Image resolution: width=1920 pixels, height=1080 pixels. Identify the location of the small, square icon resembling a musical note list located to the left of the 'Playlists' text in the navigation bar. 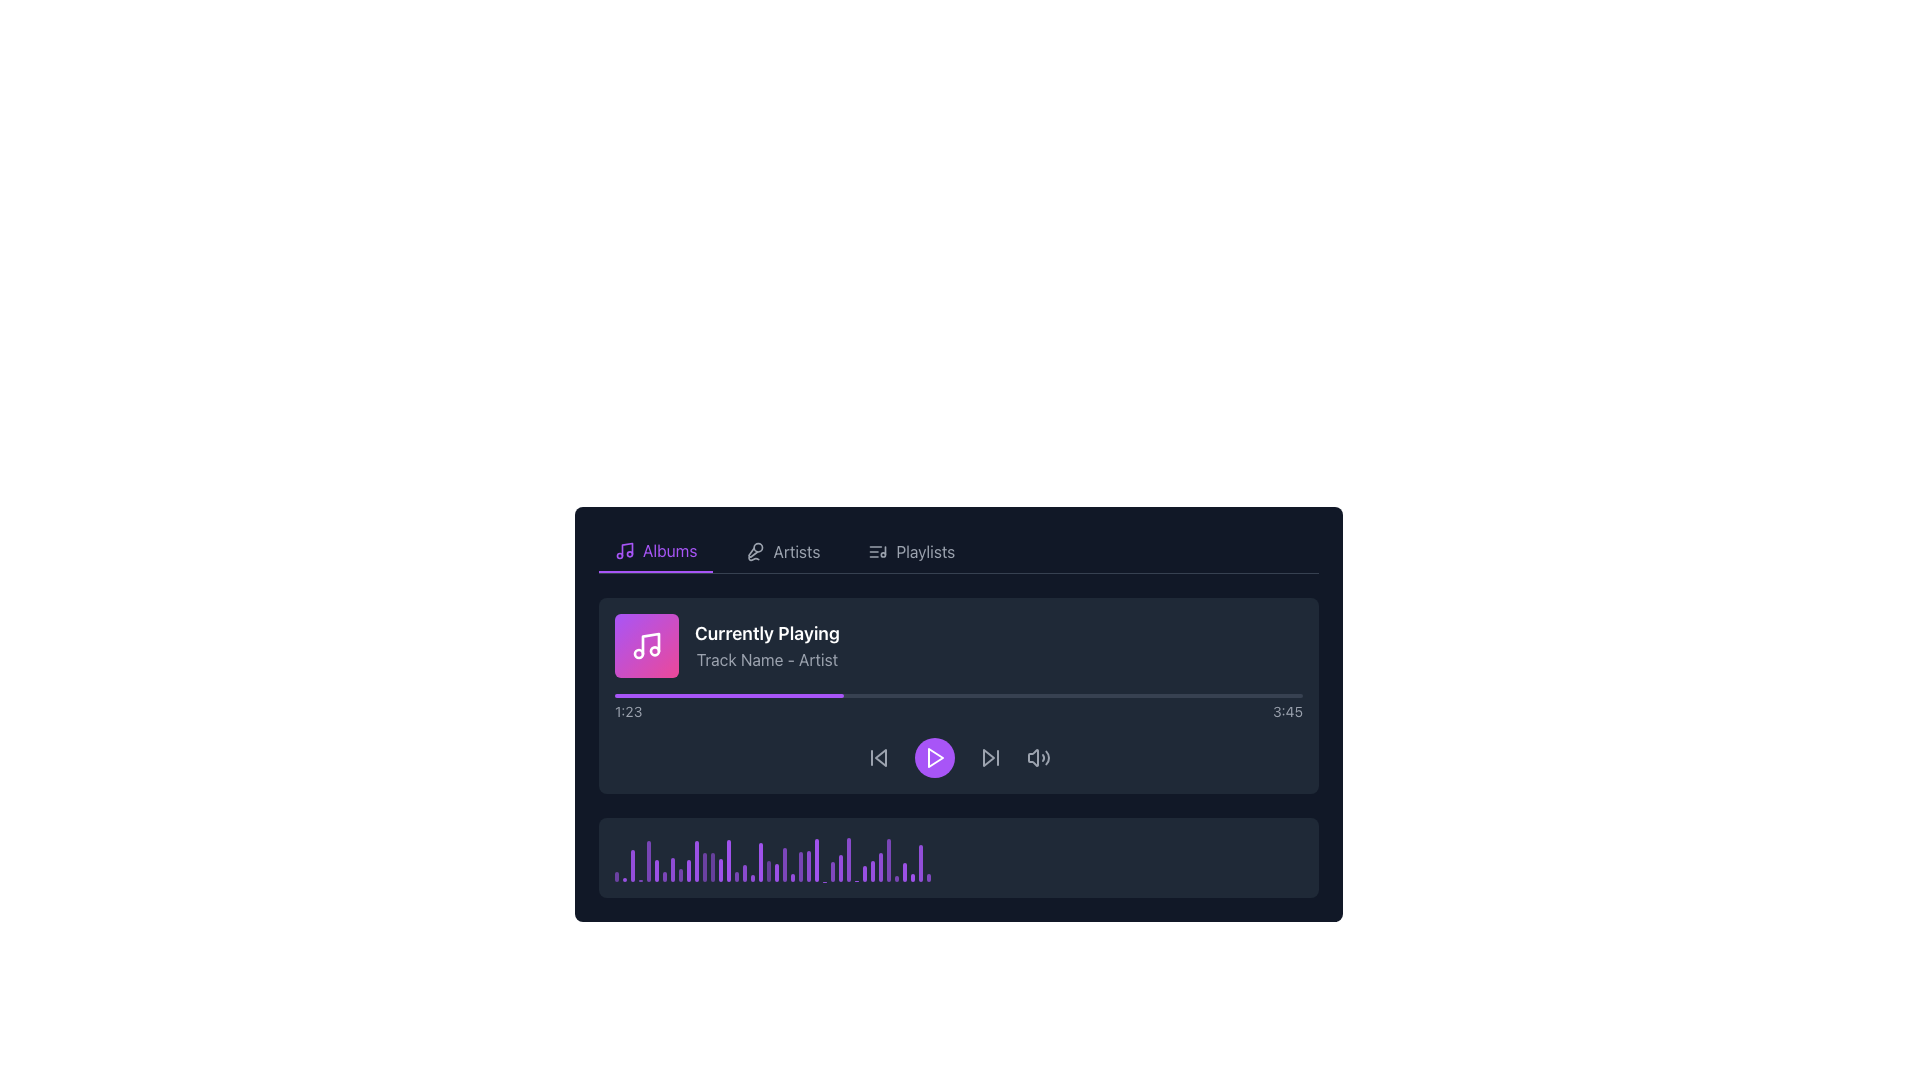
(878, 551).